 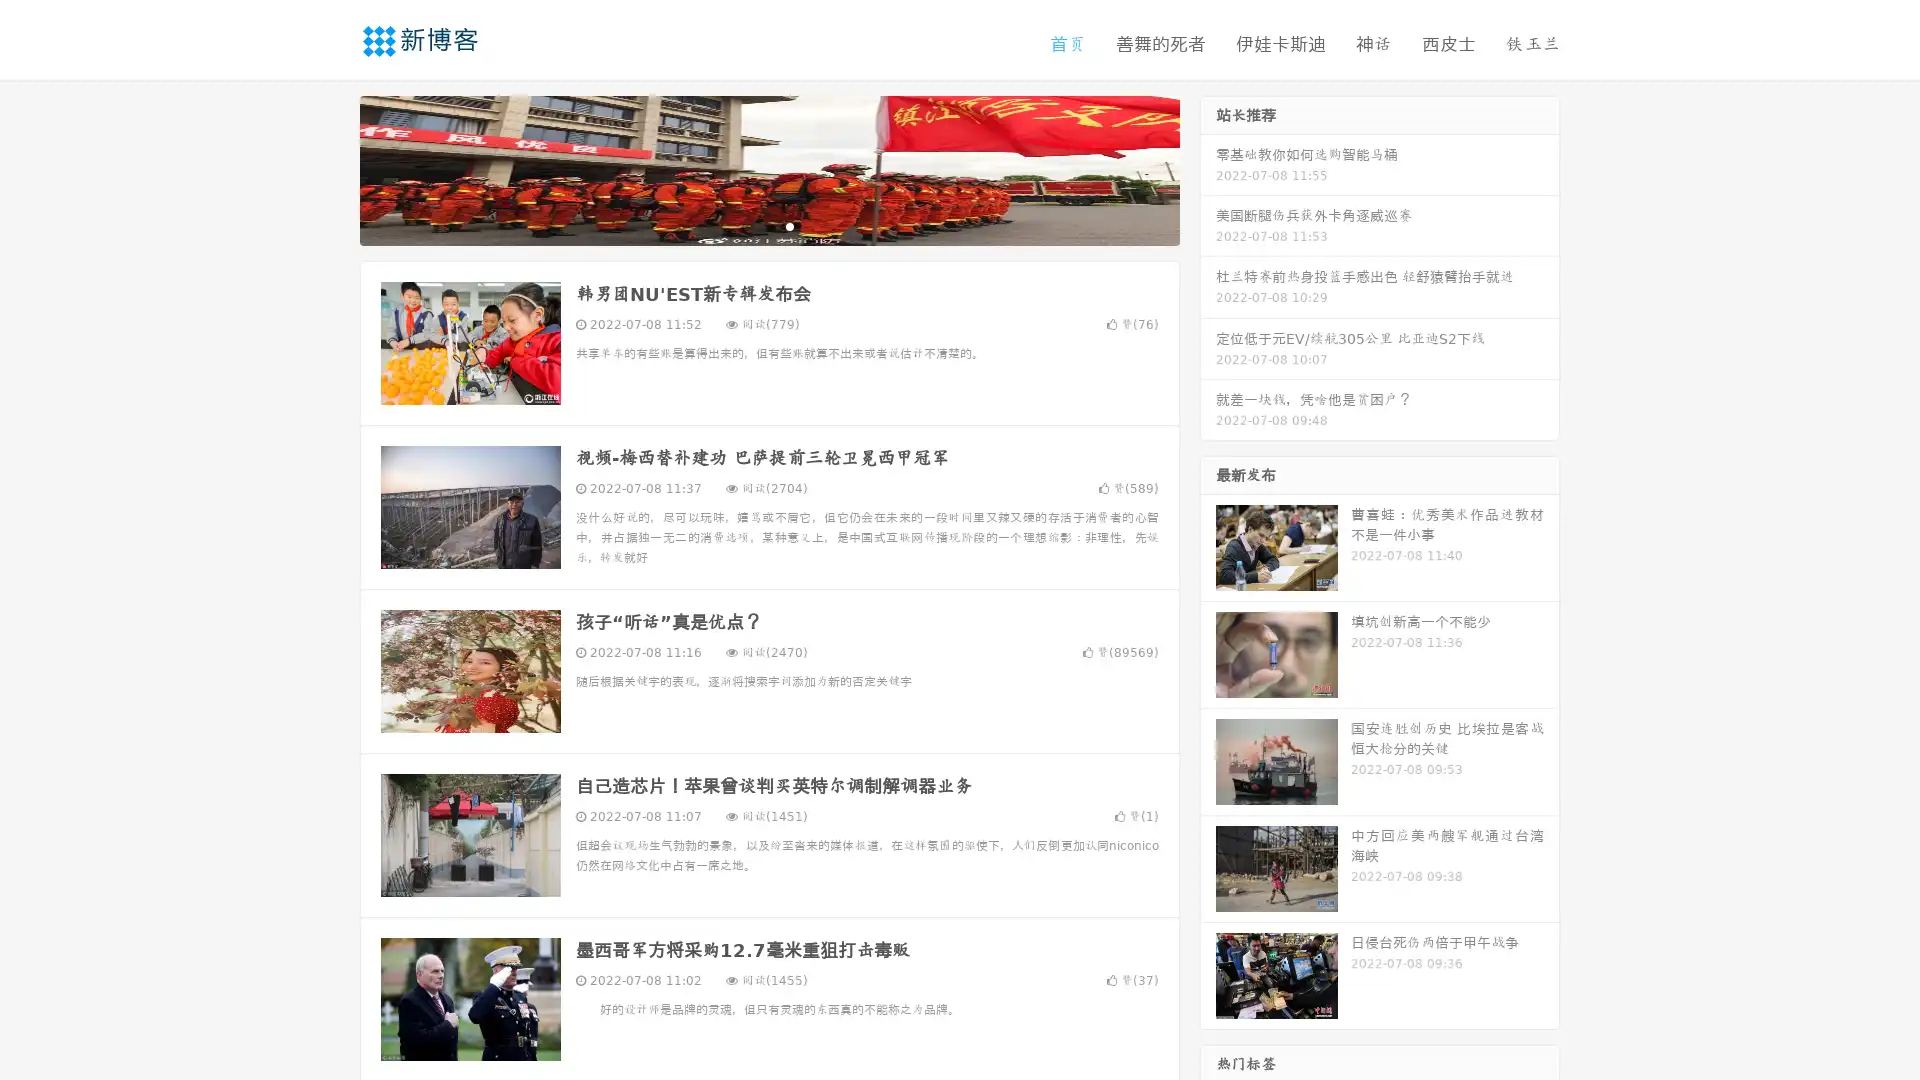 I want to click on Go to slide 3, so click(x=789, y=225).